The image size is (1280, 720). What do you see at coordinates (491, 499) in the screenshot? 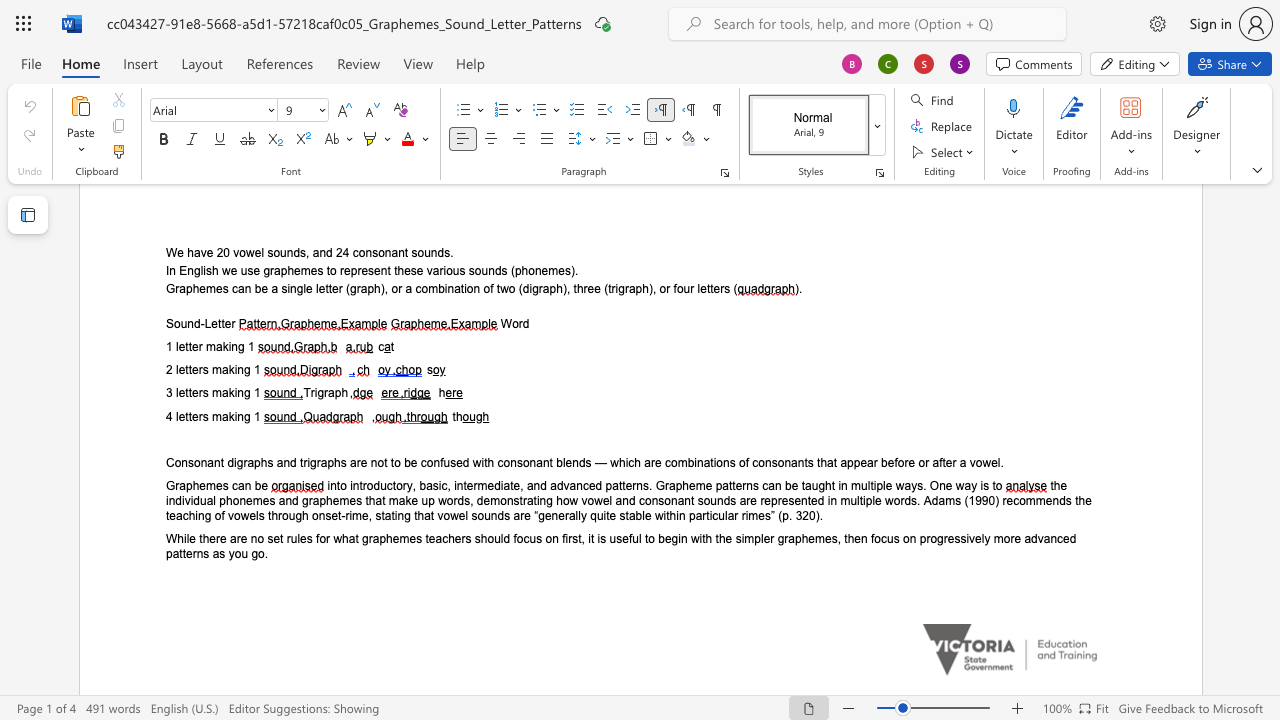
I see `the space between the continuous character "e" and "m" in the text` at bounding box center [491, 499].